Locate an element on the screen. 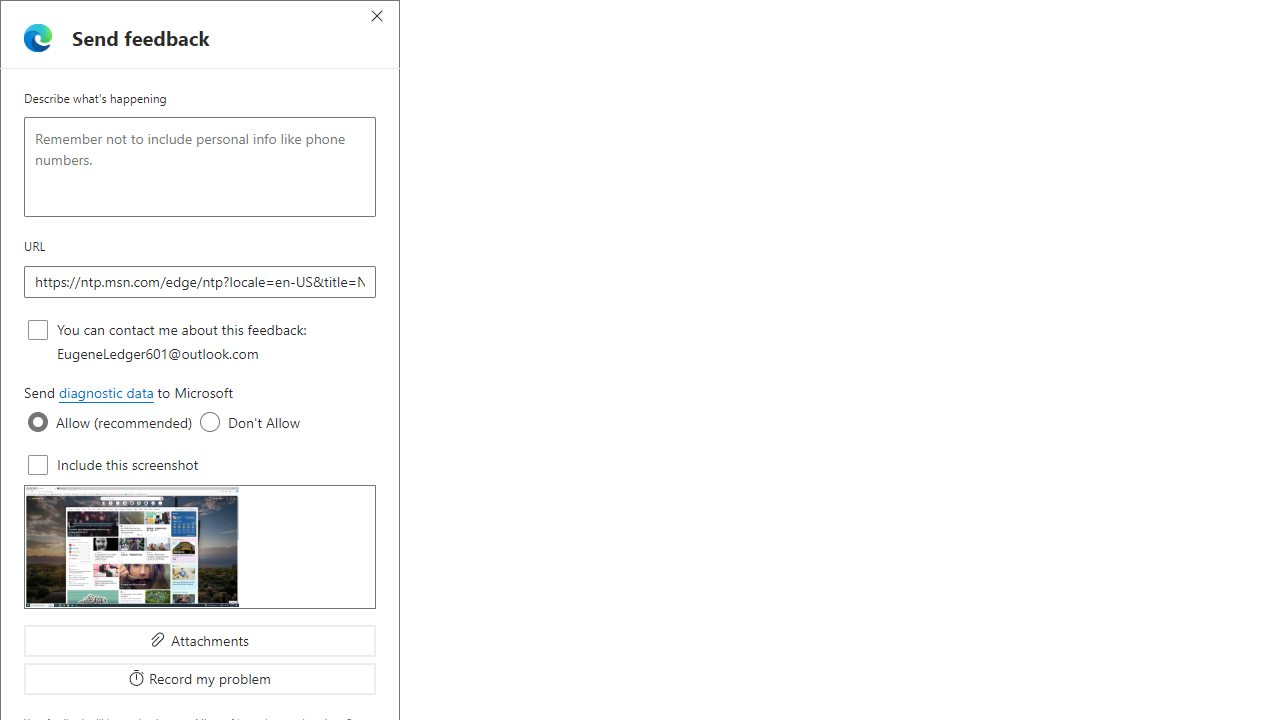 This screenshot has width=1280, height=720. 'Attachments' is located at coordinates (200, 640).